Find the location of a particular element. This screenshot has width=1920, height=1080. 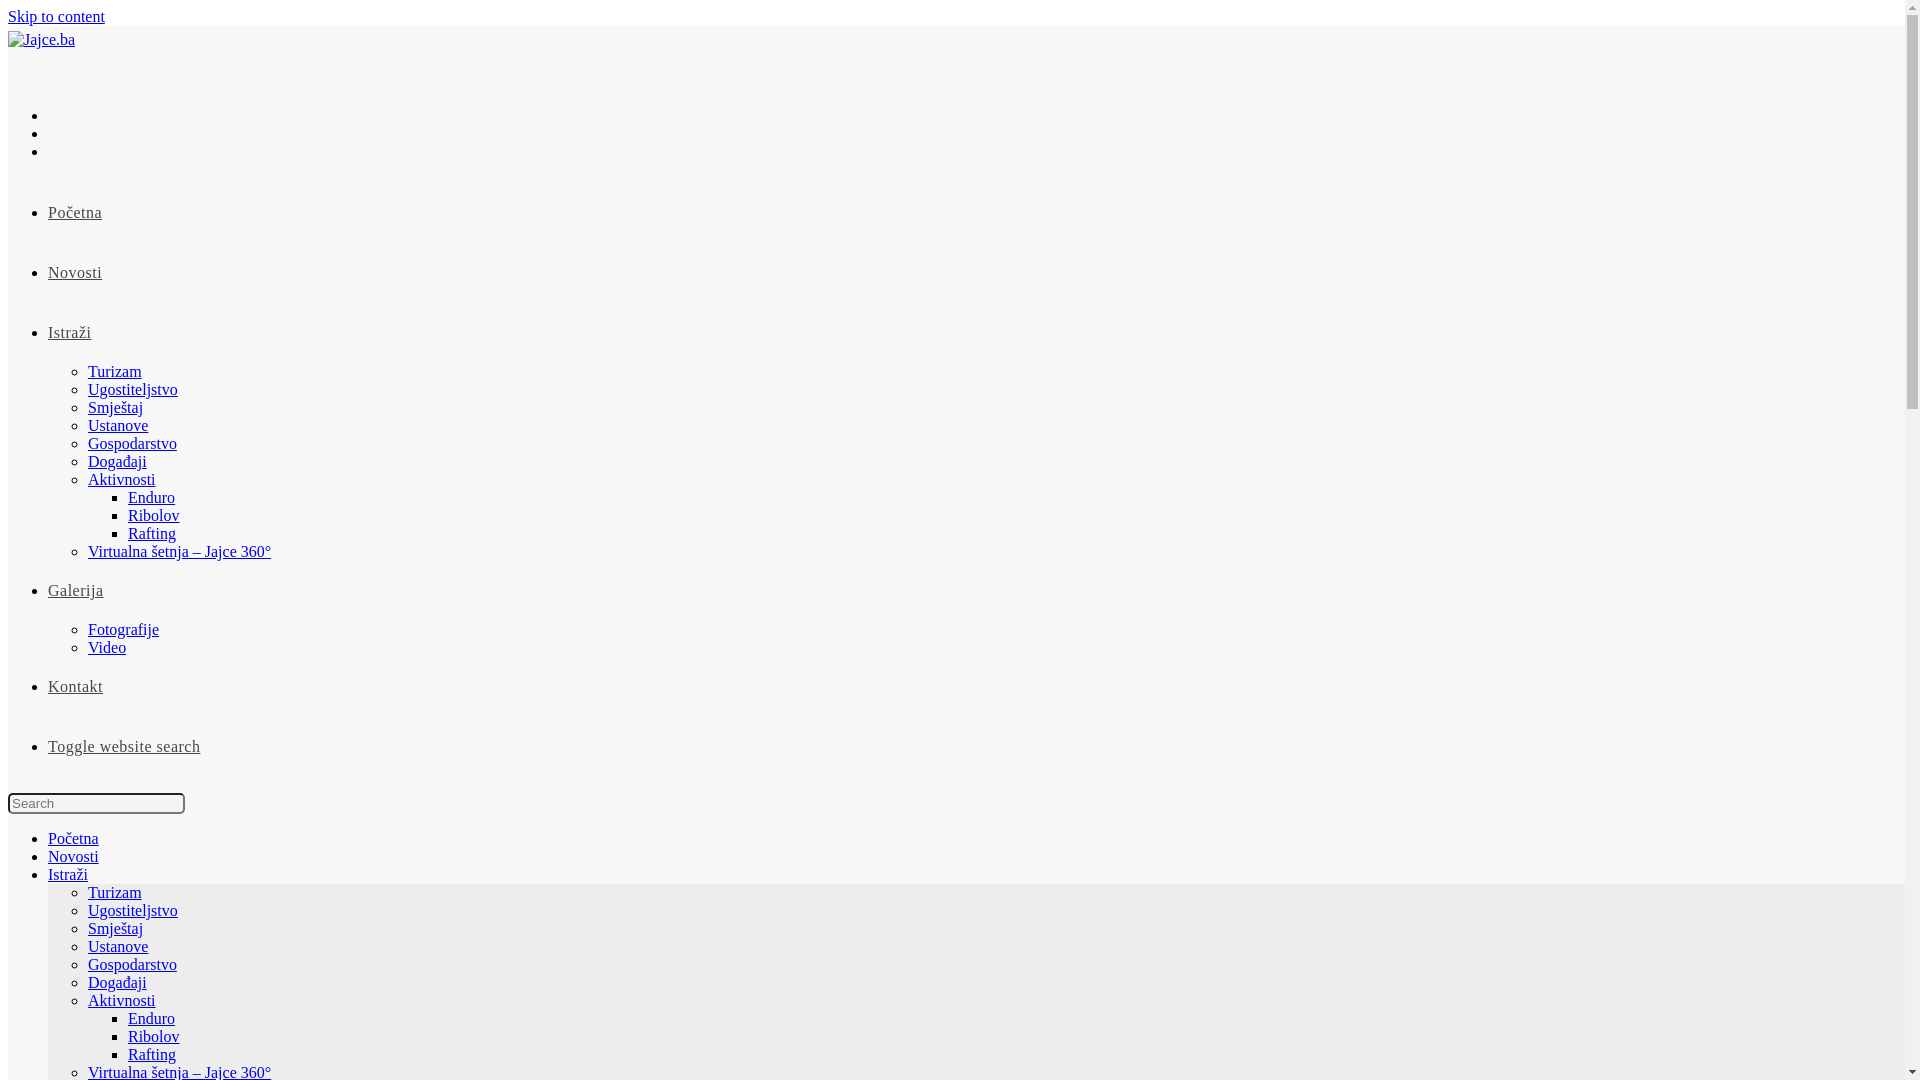

'Enduro' is located at coordinates (150, 1018).